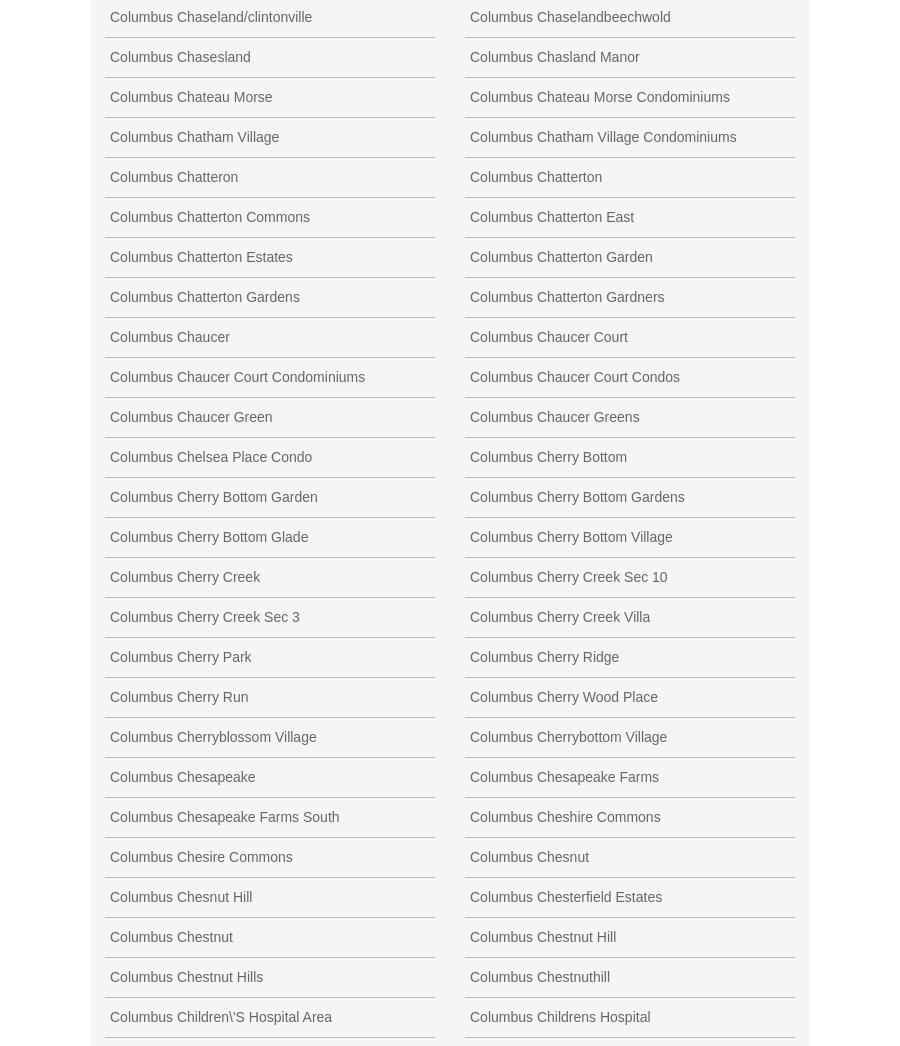  Describe the element at coordinates (108, 376) in the screenshot. I see `'Columbus Chaucer Court Condominiums'` at that location.